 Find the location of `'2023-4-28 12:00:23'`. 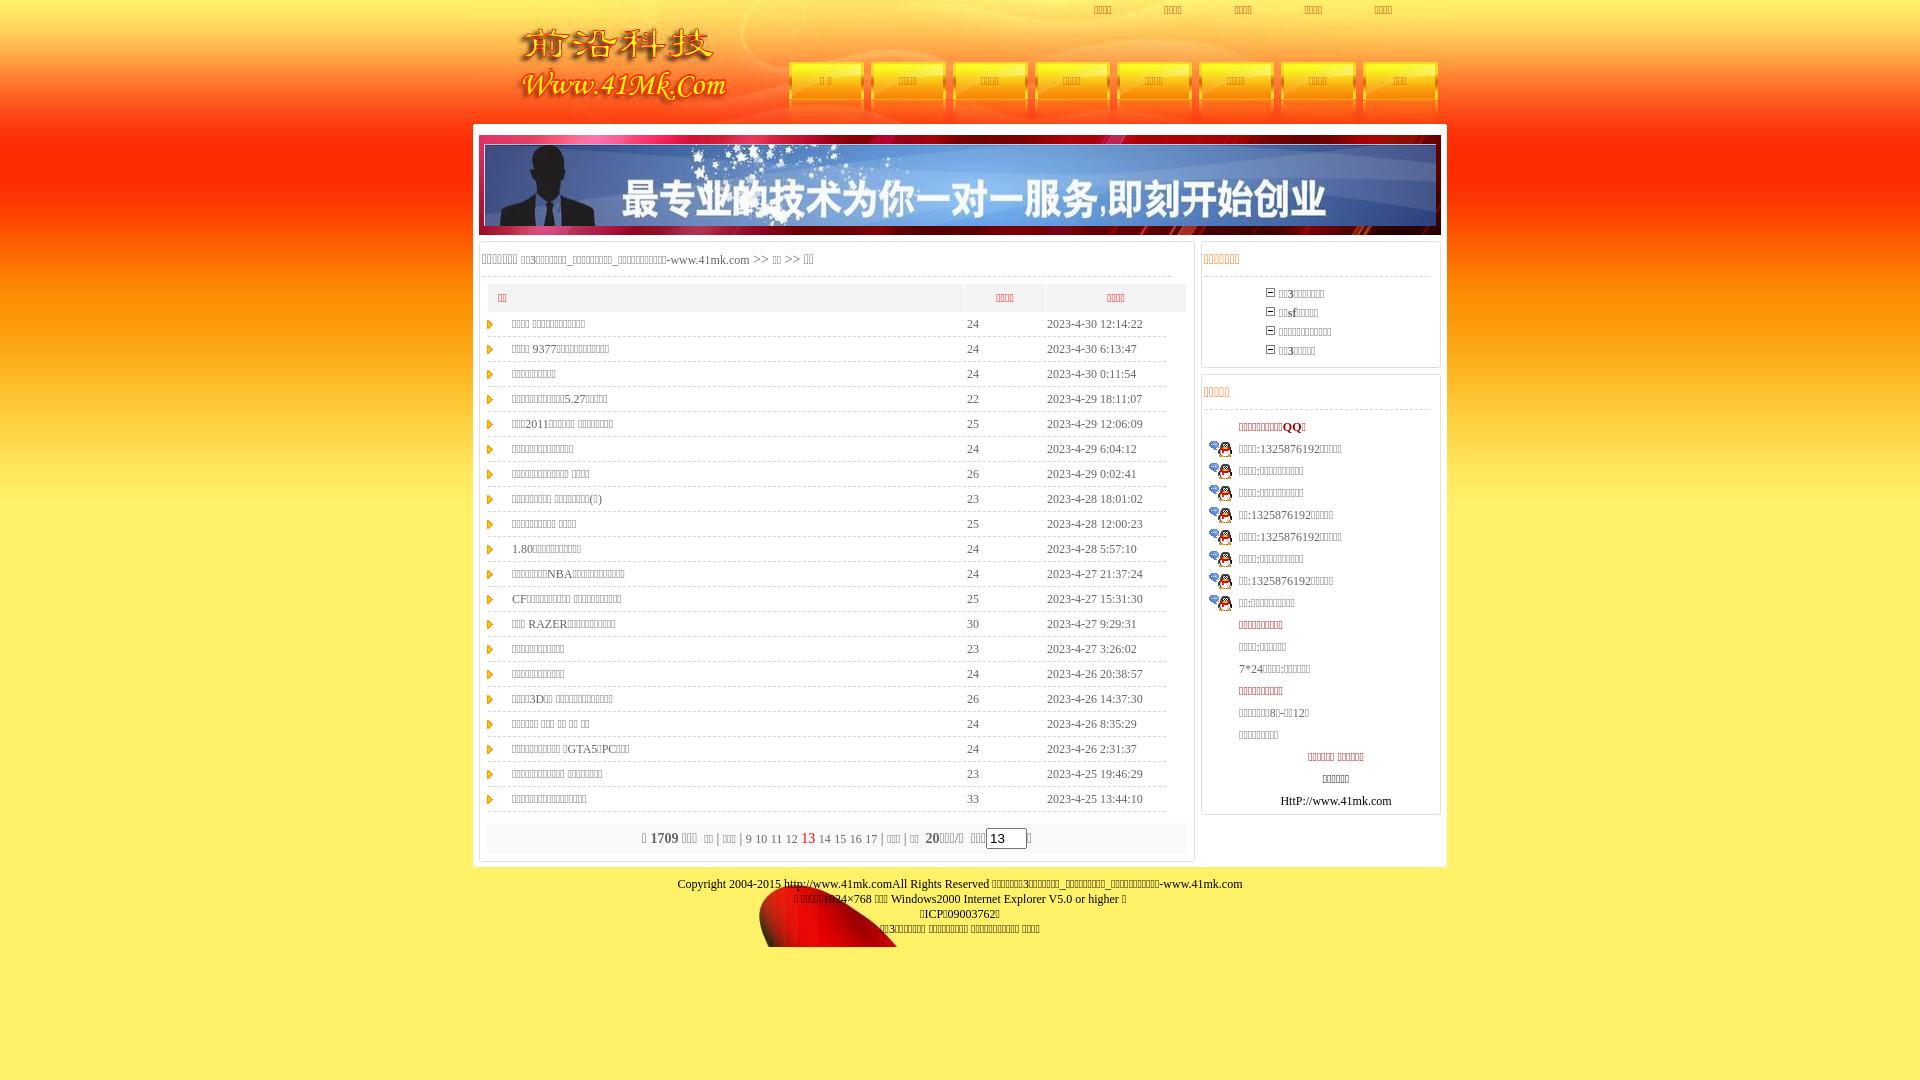

'2023-4-28 12:00:23' is located at coordinates (1093, 522).